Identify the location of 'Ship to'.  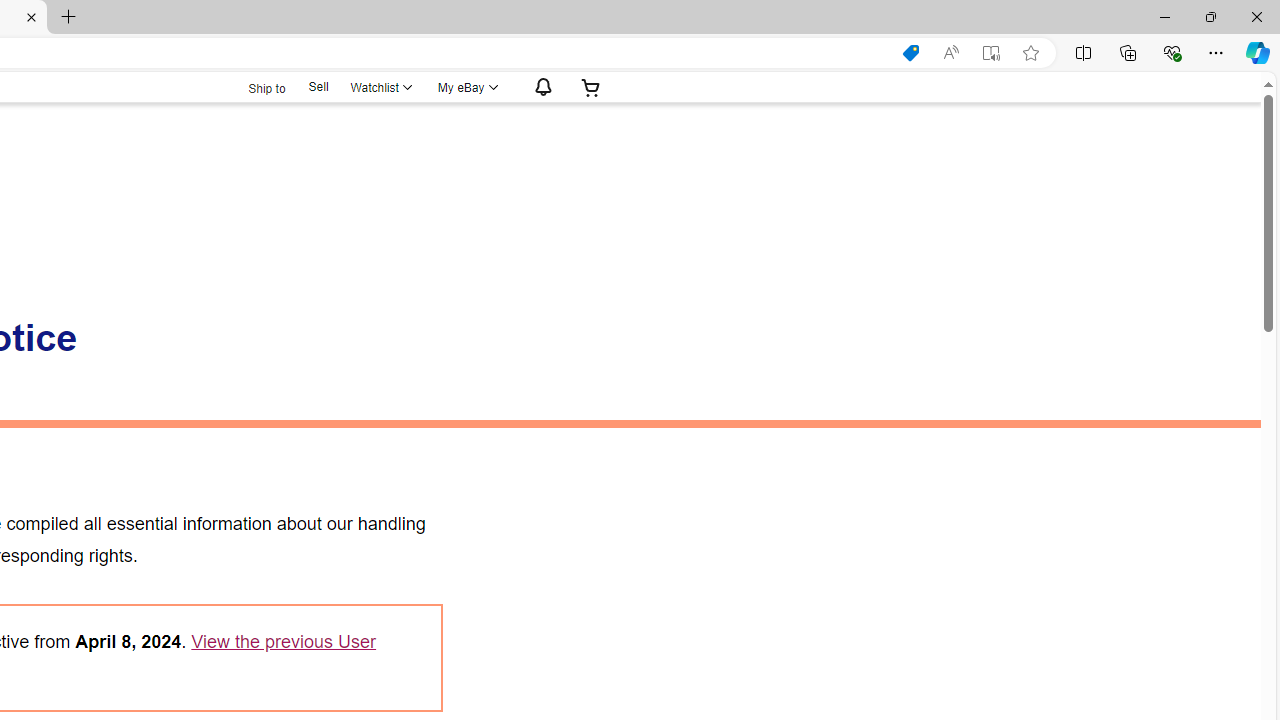
(253, 87).